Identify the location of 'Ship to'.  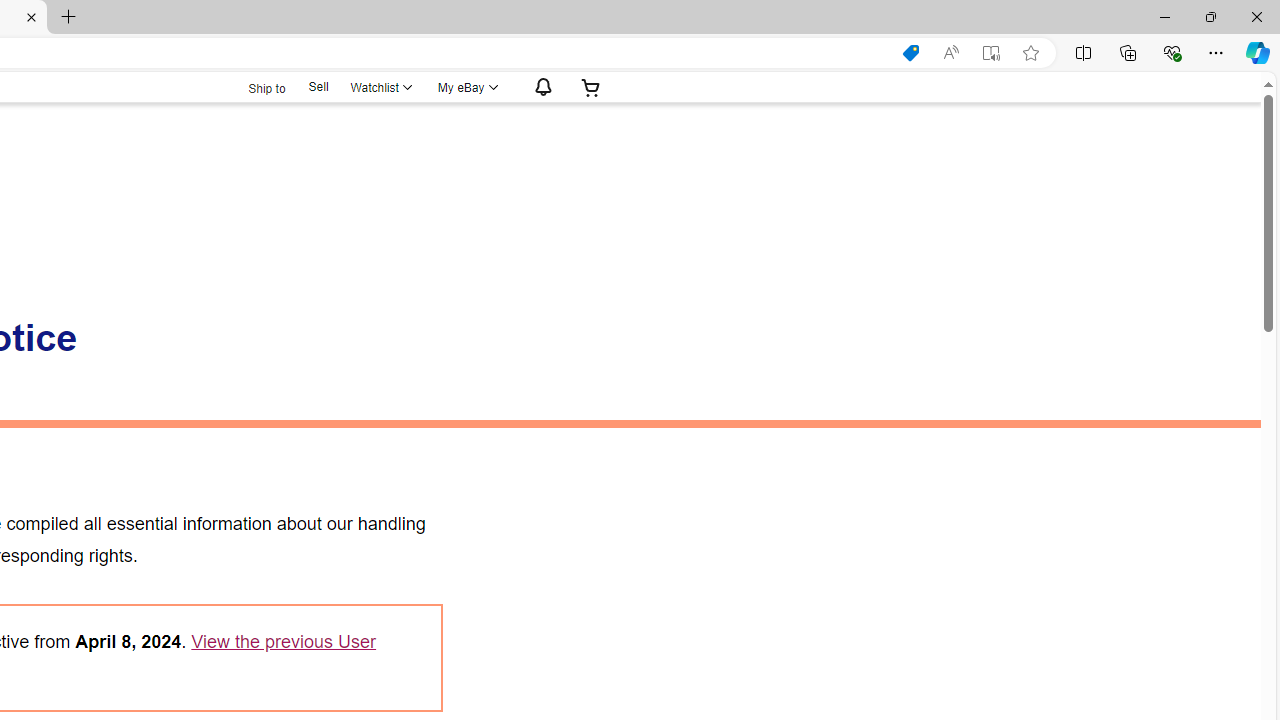
(253, 87).